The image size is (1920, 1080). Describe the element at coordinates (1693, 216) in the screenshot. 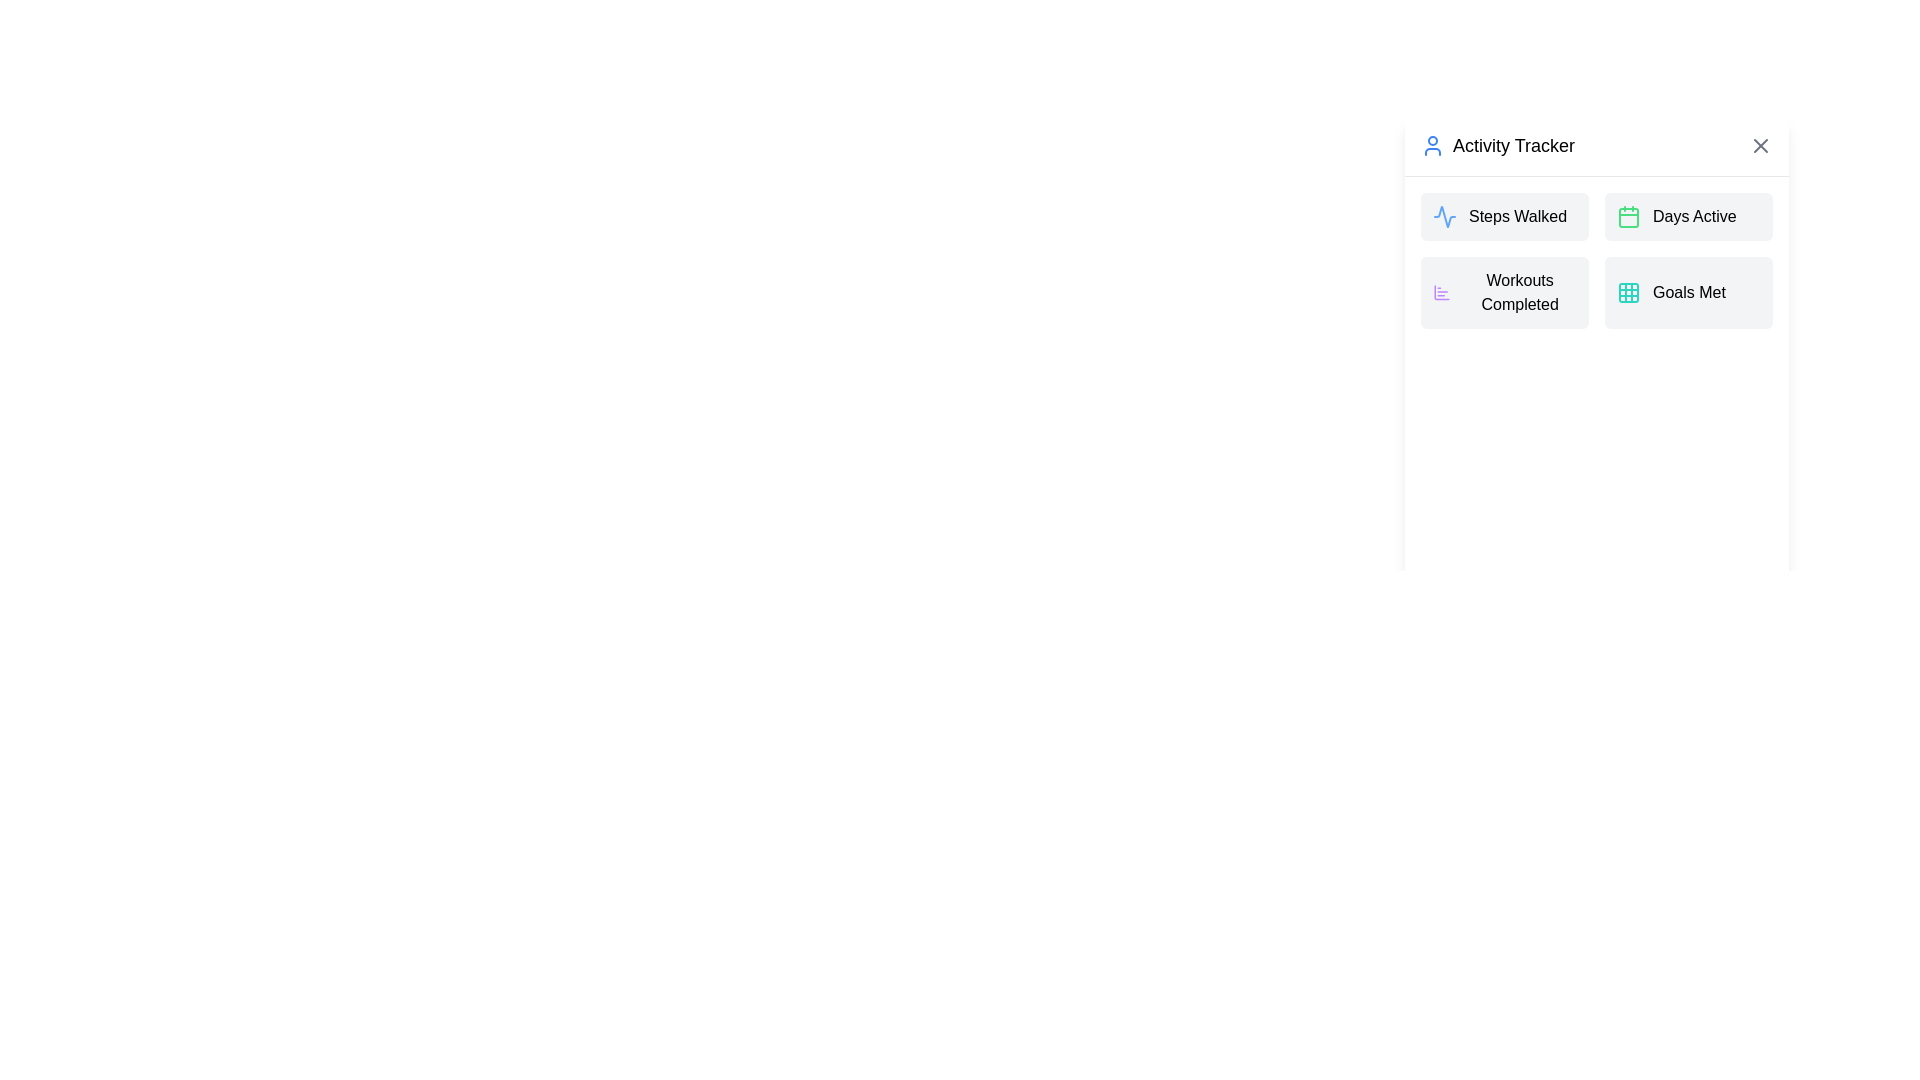

I see `the 'Days Active' label in the tile block located in the second column, first row, next to the green calendar icon` at that location.